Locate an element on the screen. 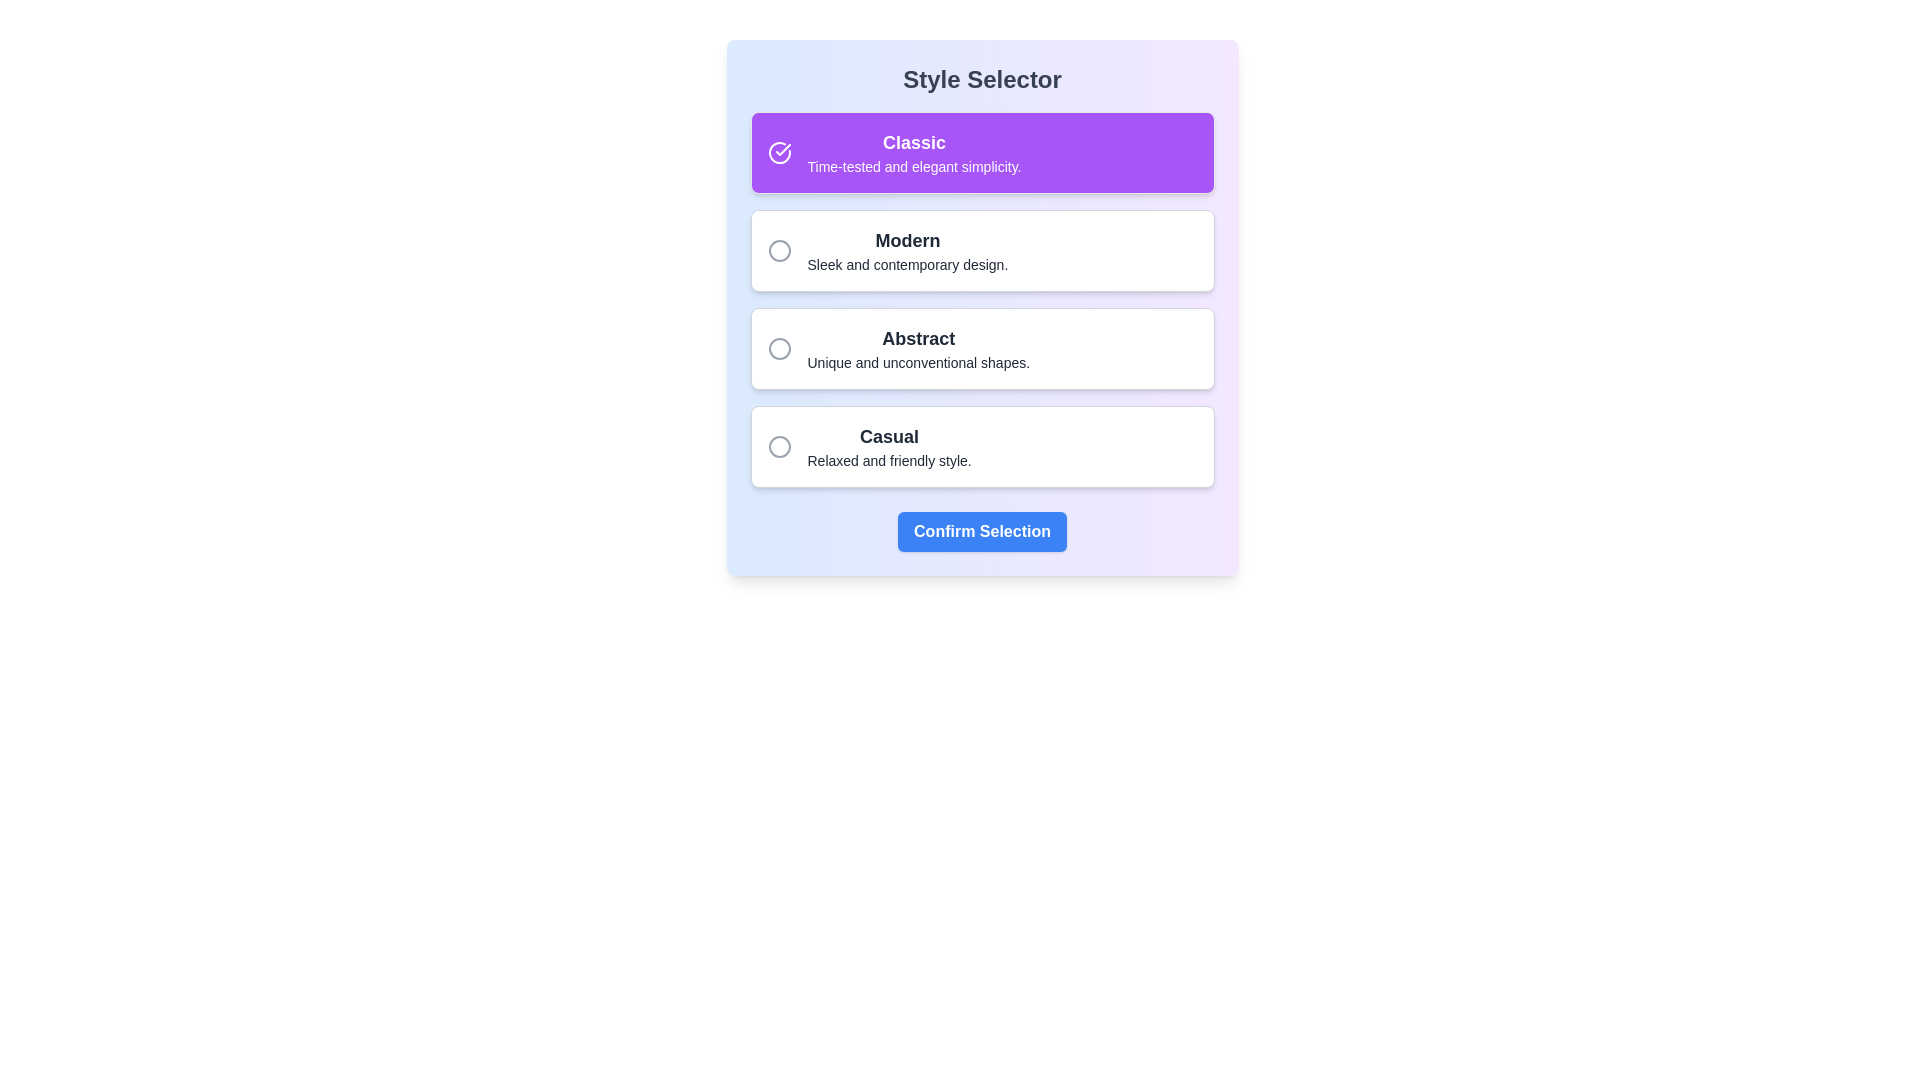 This screenshot has height=1080, width=1920. descriptive text for the 'Classic' style option located below the header 'Classic' in the style categories list is located at coordinates (913, 165).